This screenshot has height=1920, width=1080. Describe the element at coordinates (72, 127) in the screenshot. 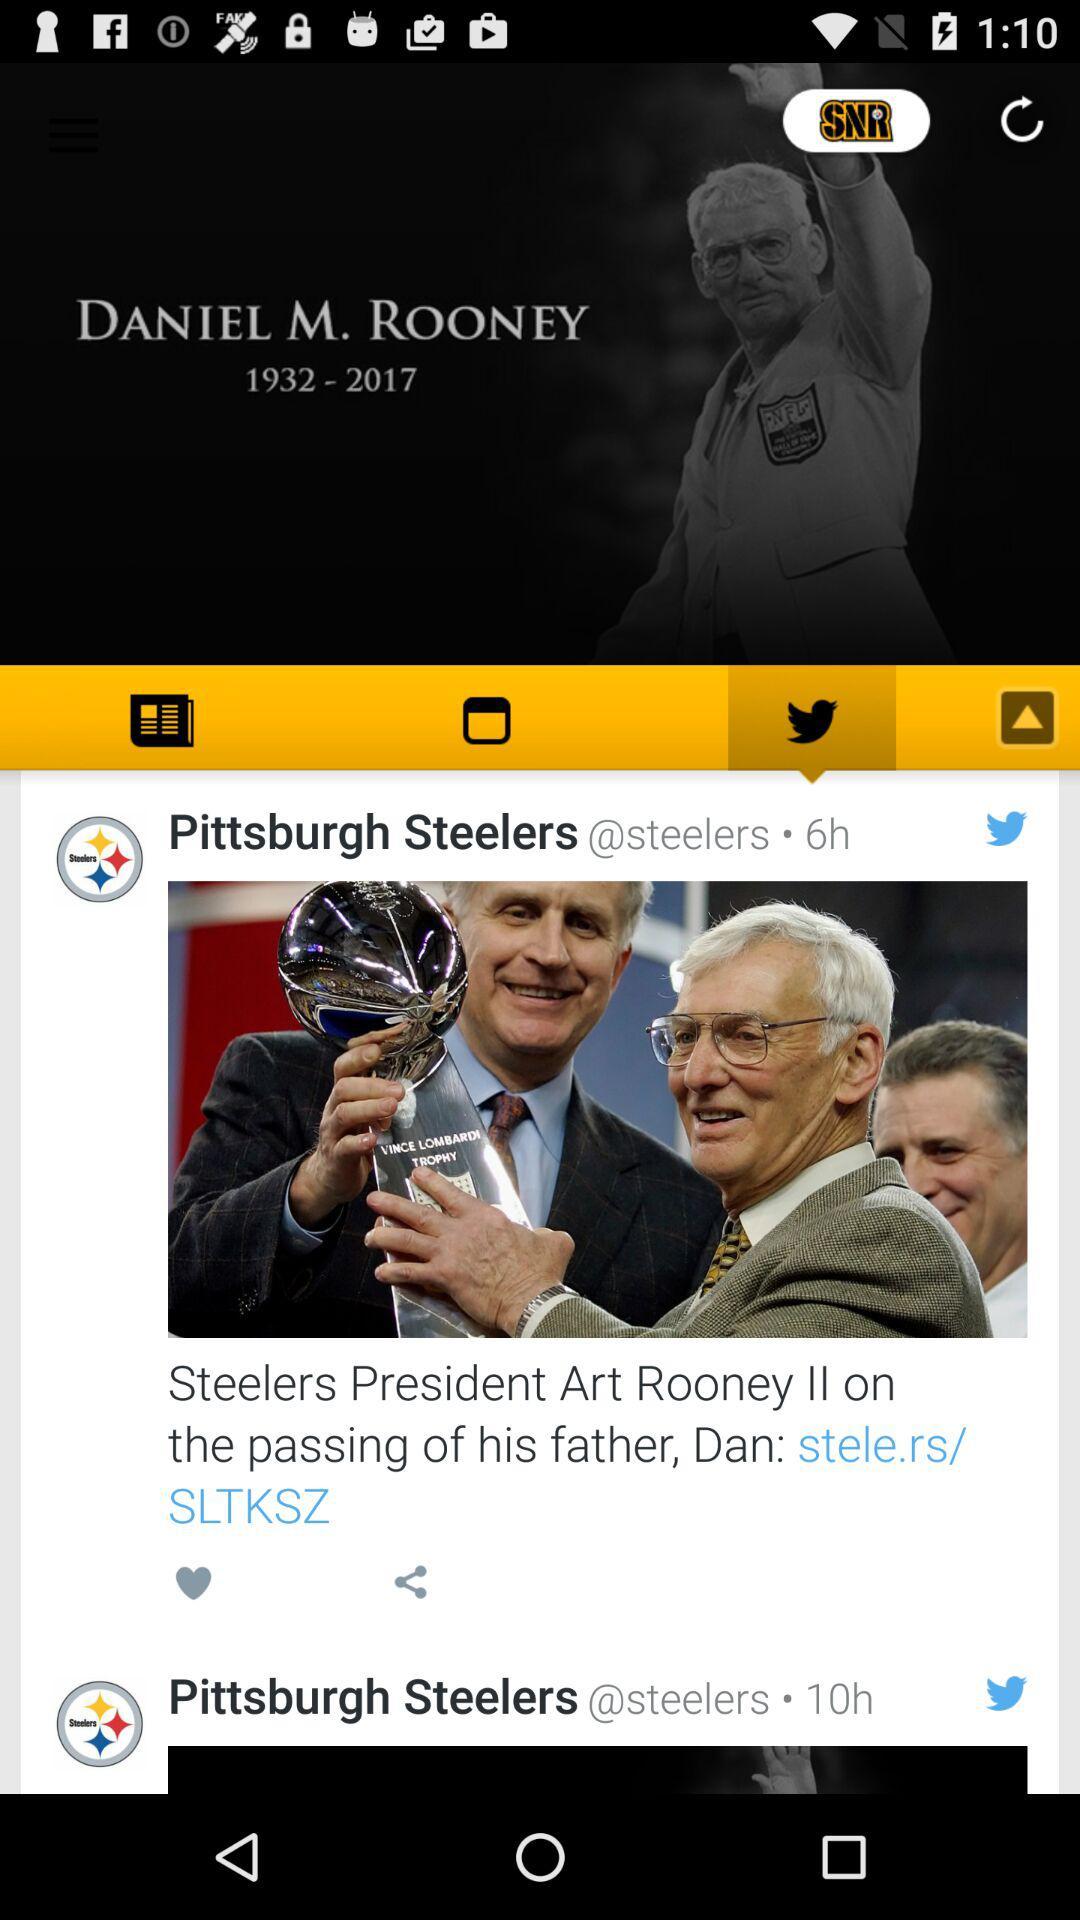

I see `the icon at the top left corner` at that location.